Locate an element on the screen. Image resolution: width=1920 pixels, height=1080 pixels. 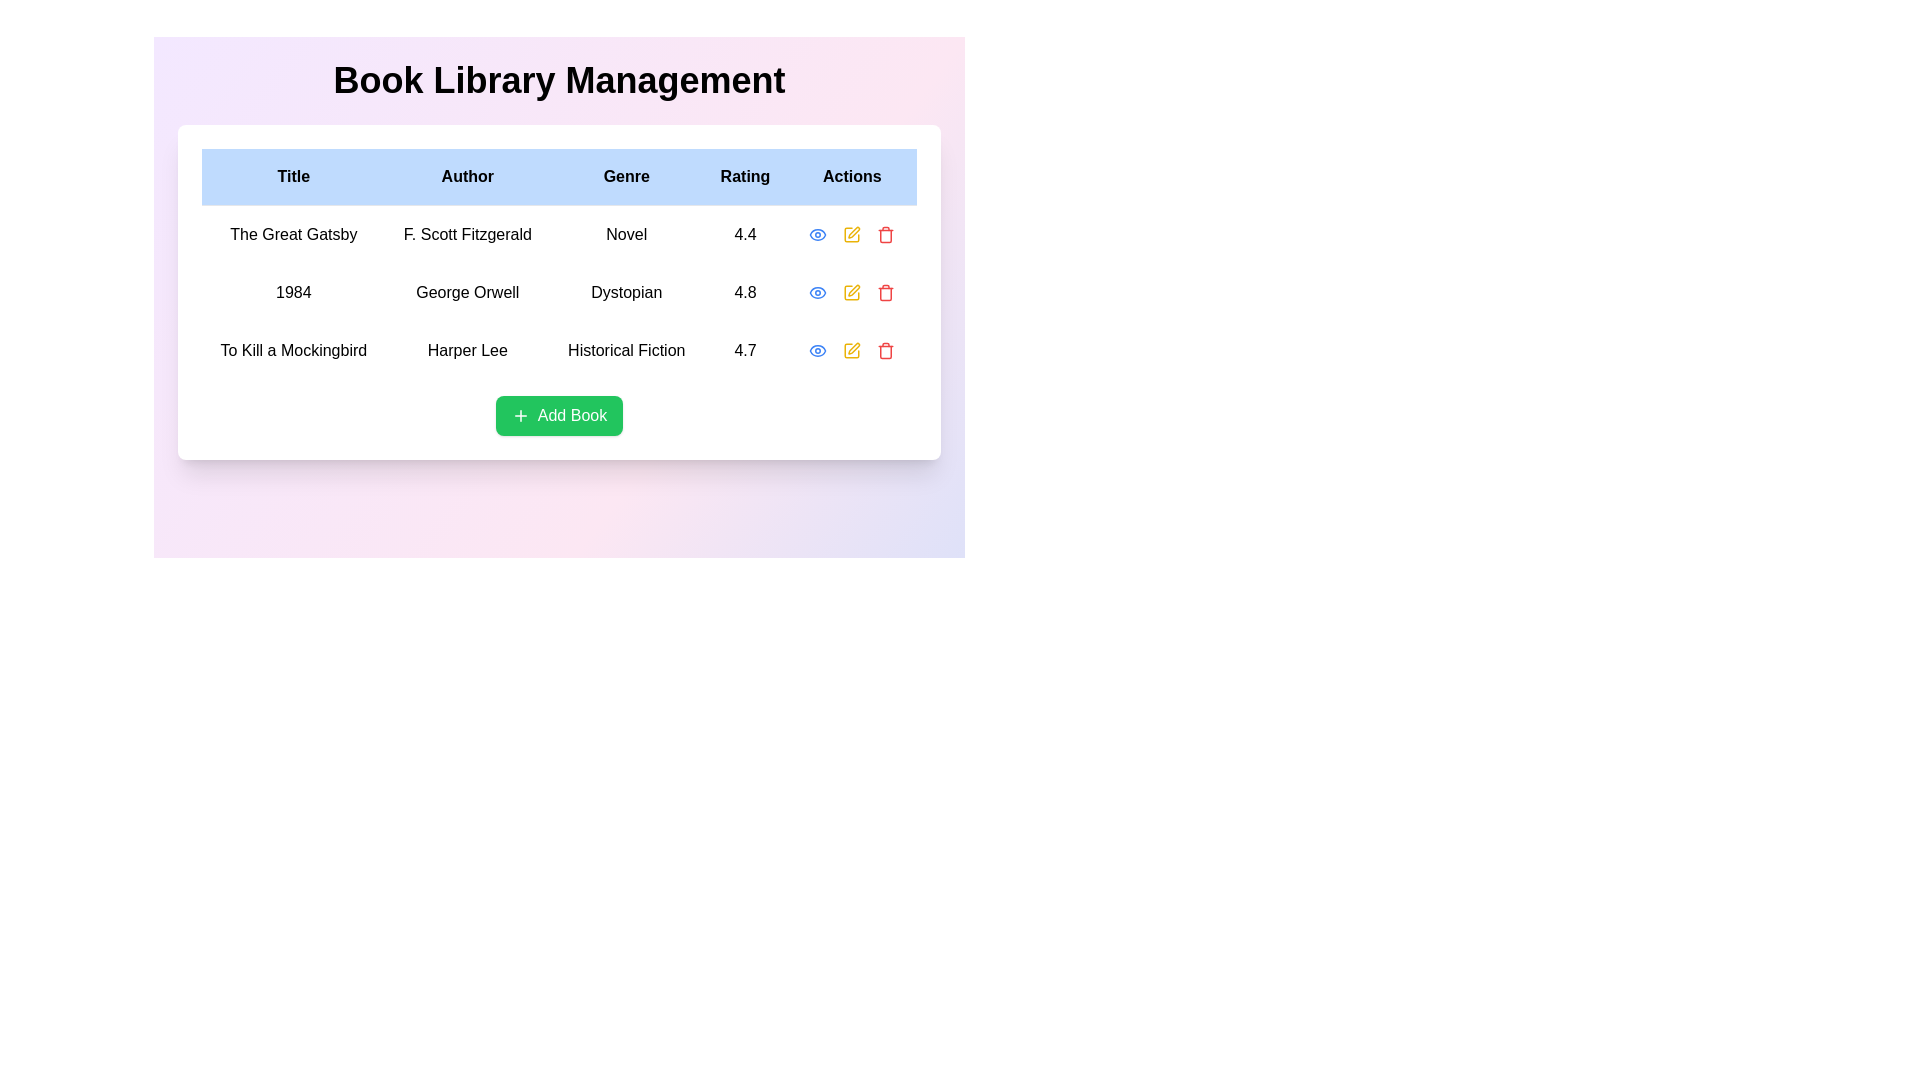
the edit icon in the 'Actions' column of the second row to initiate editing of the '1984' book entry is located at coordinates (852, 293).